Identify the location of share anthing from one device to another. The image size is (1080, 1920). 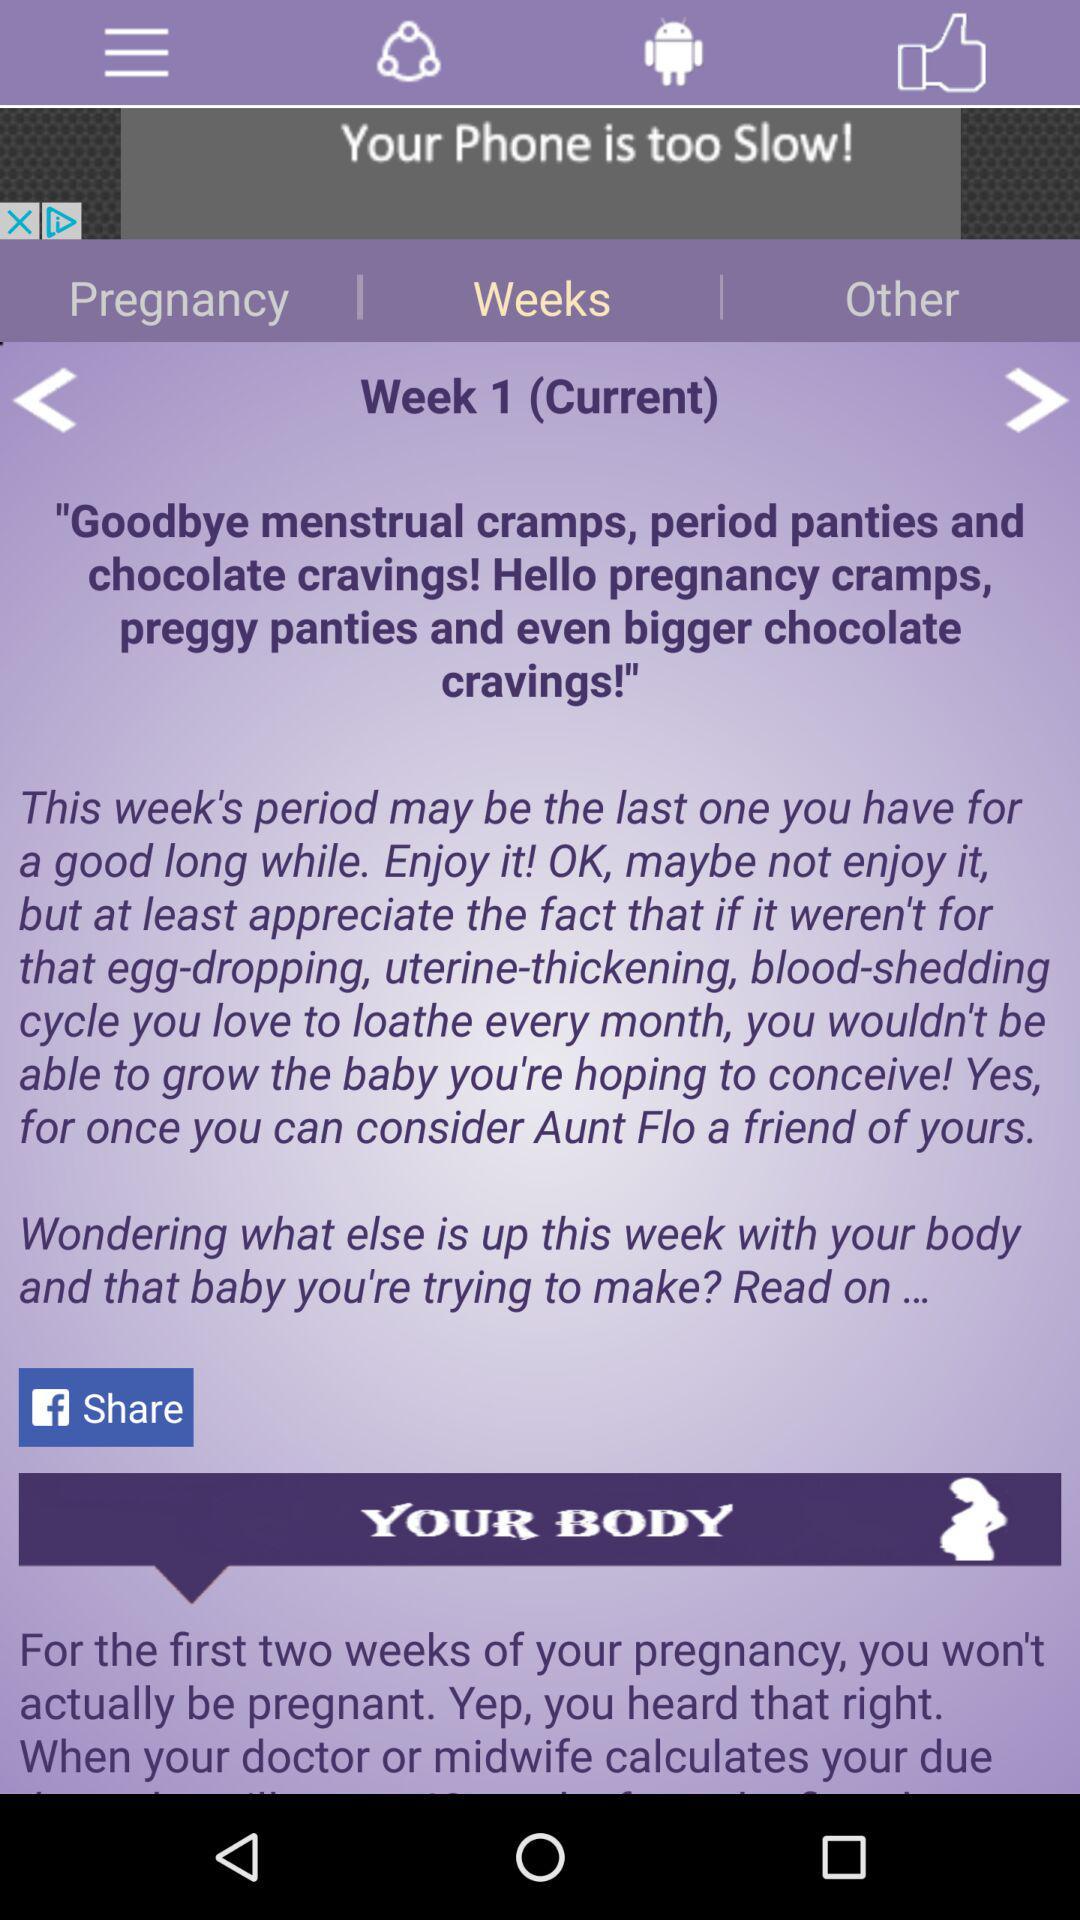
(407, 52).